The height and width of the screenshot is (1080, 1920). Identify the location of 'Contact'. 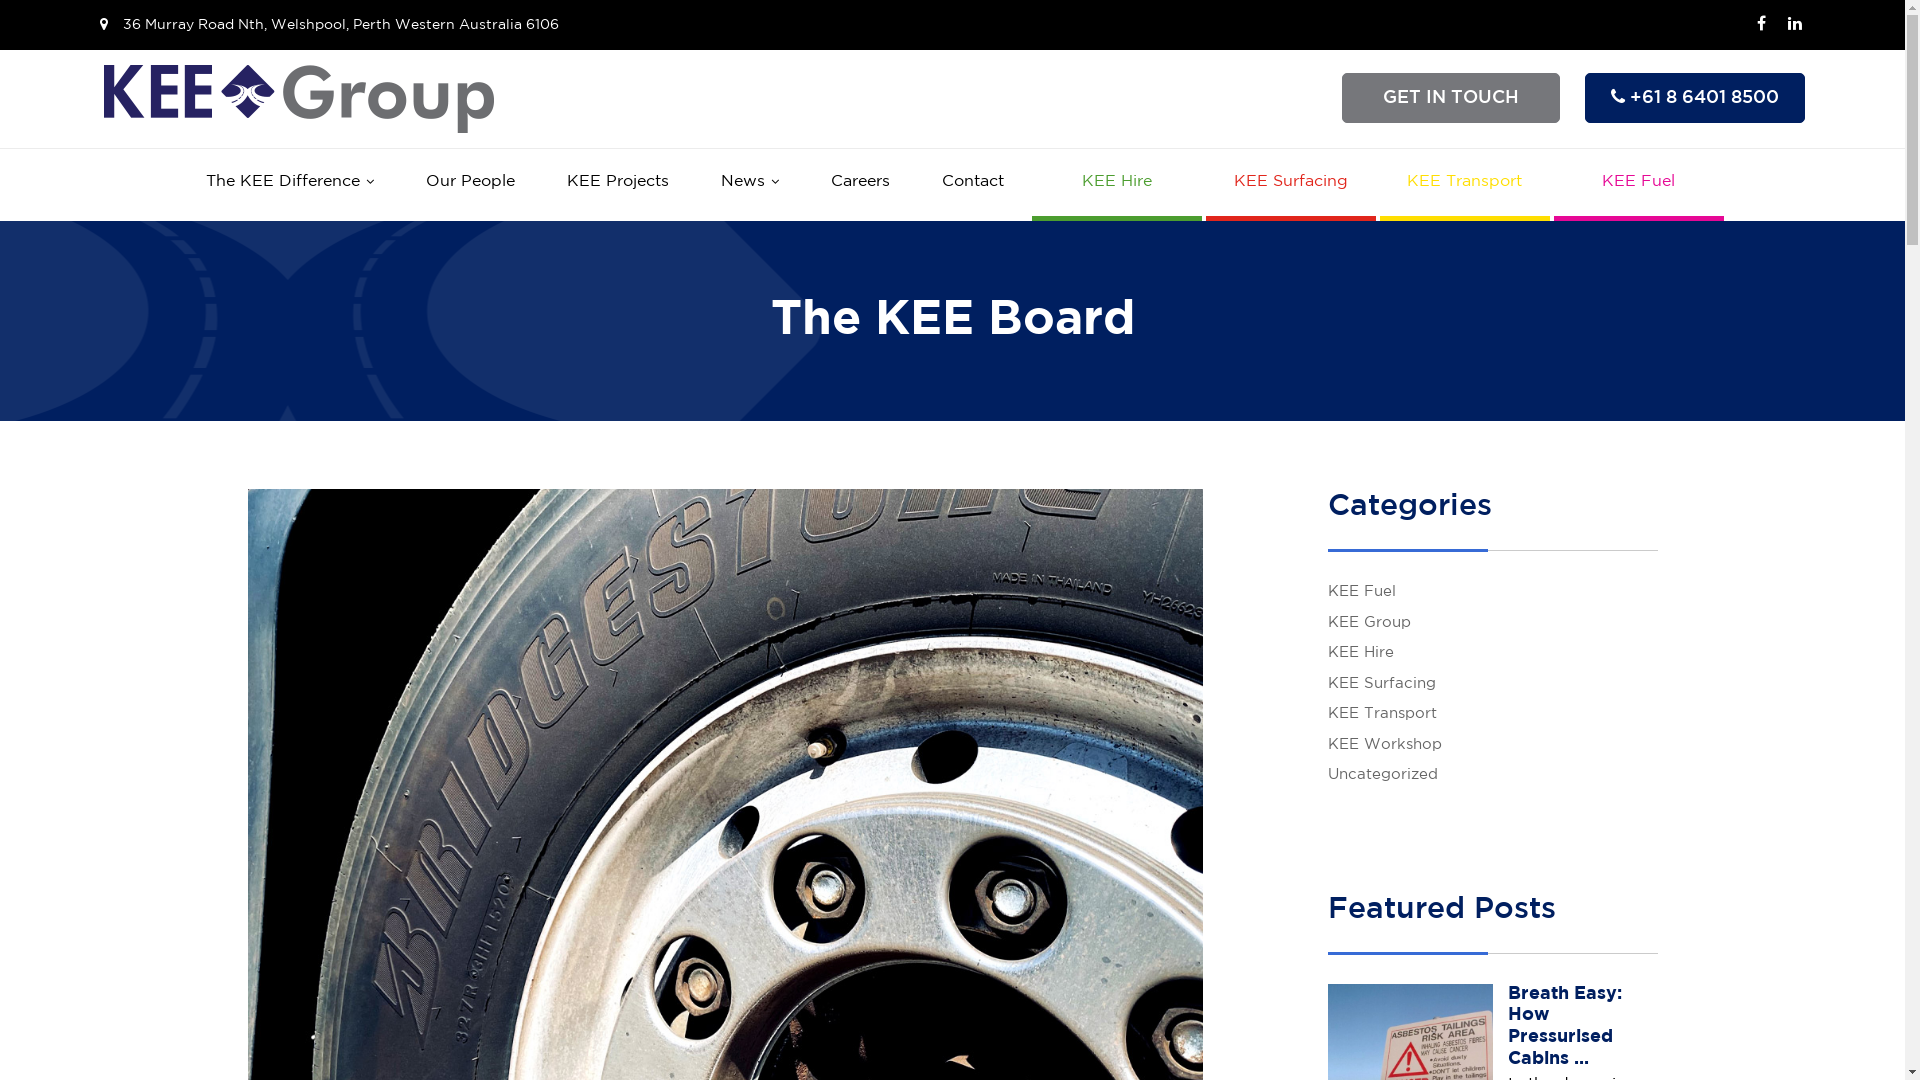
(973, 181).